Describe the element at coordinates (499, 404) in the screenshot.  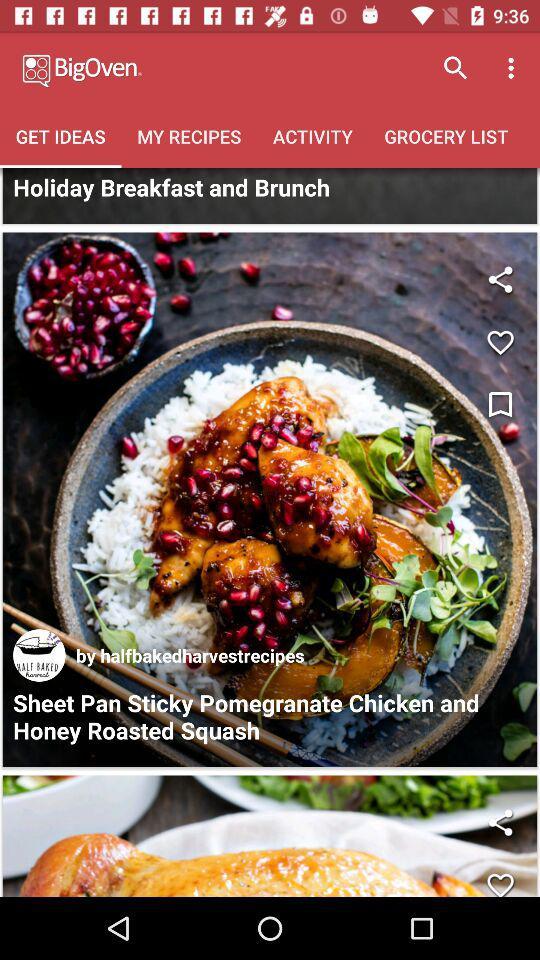
I see `displays a menu` at that location.